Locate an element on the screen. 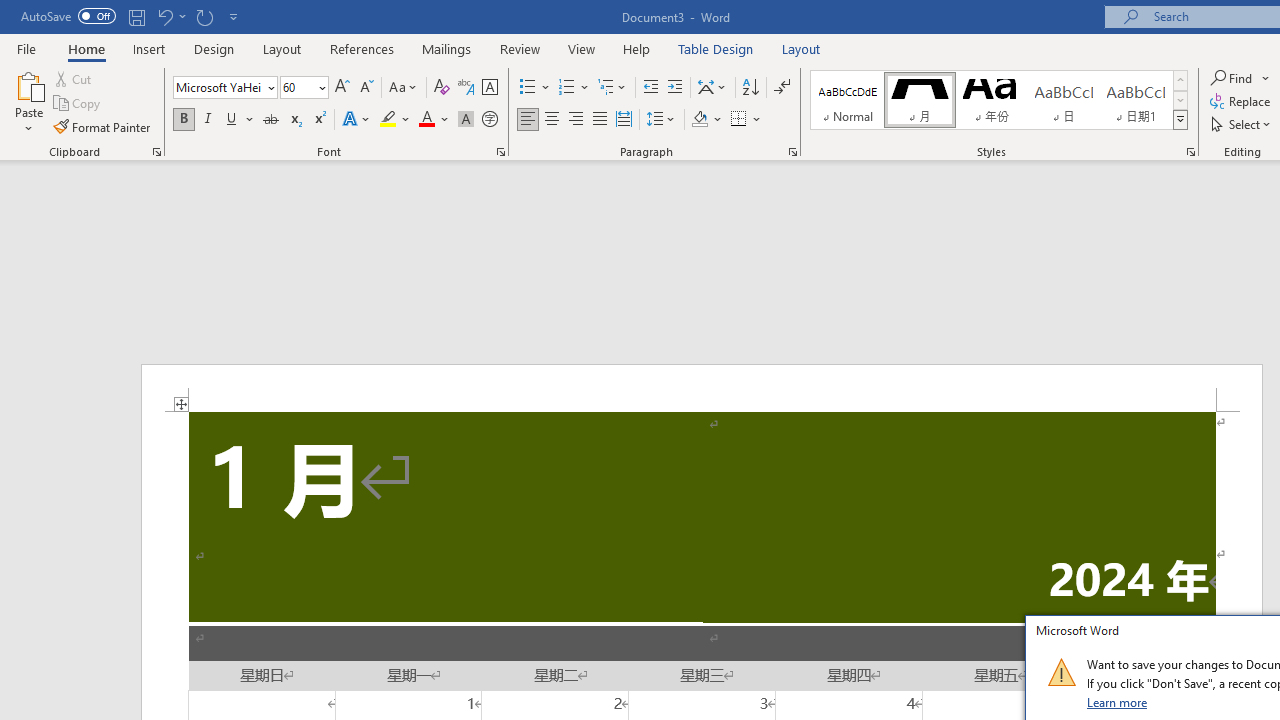 This screenshot has height=720, width=1280. 'Font Size' is located at coordinates (297, 86).